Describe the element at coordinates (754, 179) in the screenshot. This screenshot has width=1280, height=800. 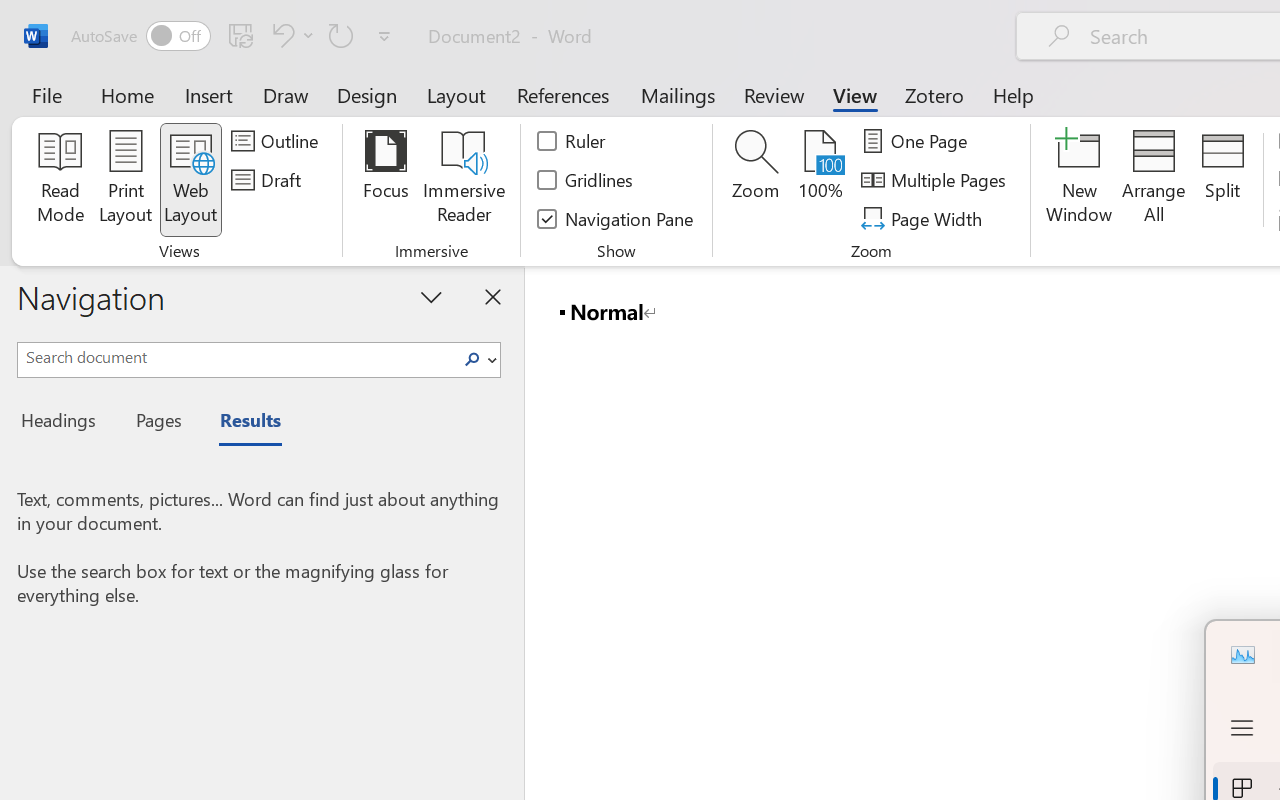
I see `'Zoom...'` at that location.